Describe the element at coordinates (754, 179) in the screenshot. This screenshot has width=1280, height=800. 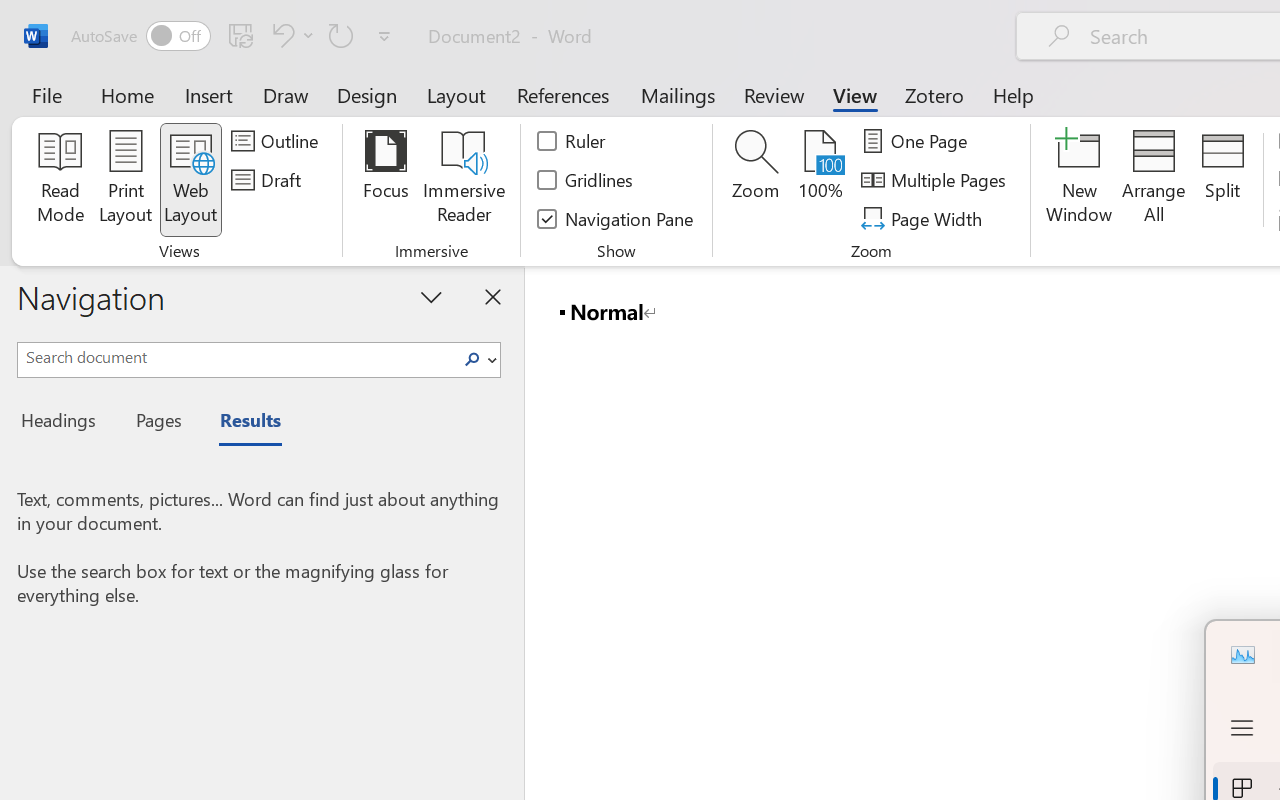
I see `'Zoom...'` at that location.